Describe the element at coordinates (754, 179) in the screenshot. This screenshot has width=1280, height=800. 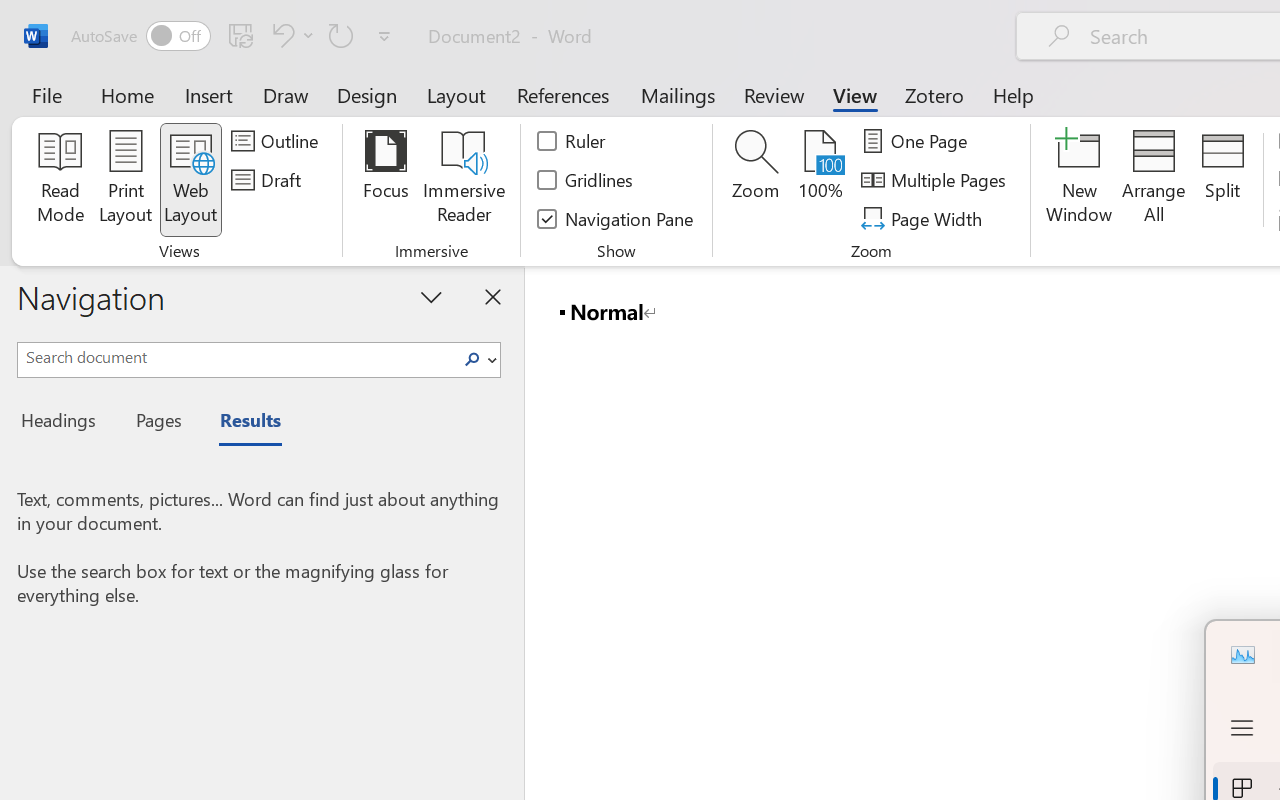
I see `'Zoom...'` at that location.